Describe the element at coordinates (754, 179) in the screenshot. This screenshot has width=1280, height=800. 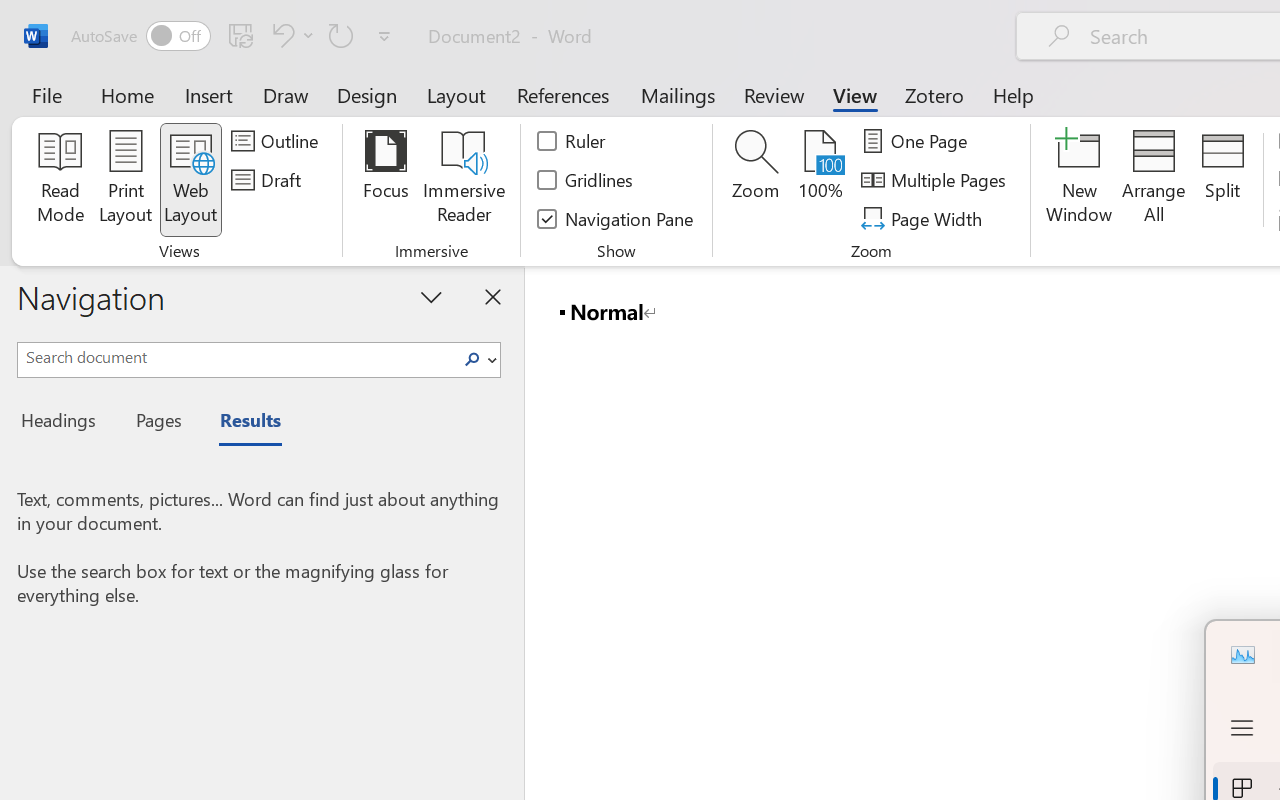
I see `'Zoom...'` at that location.